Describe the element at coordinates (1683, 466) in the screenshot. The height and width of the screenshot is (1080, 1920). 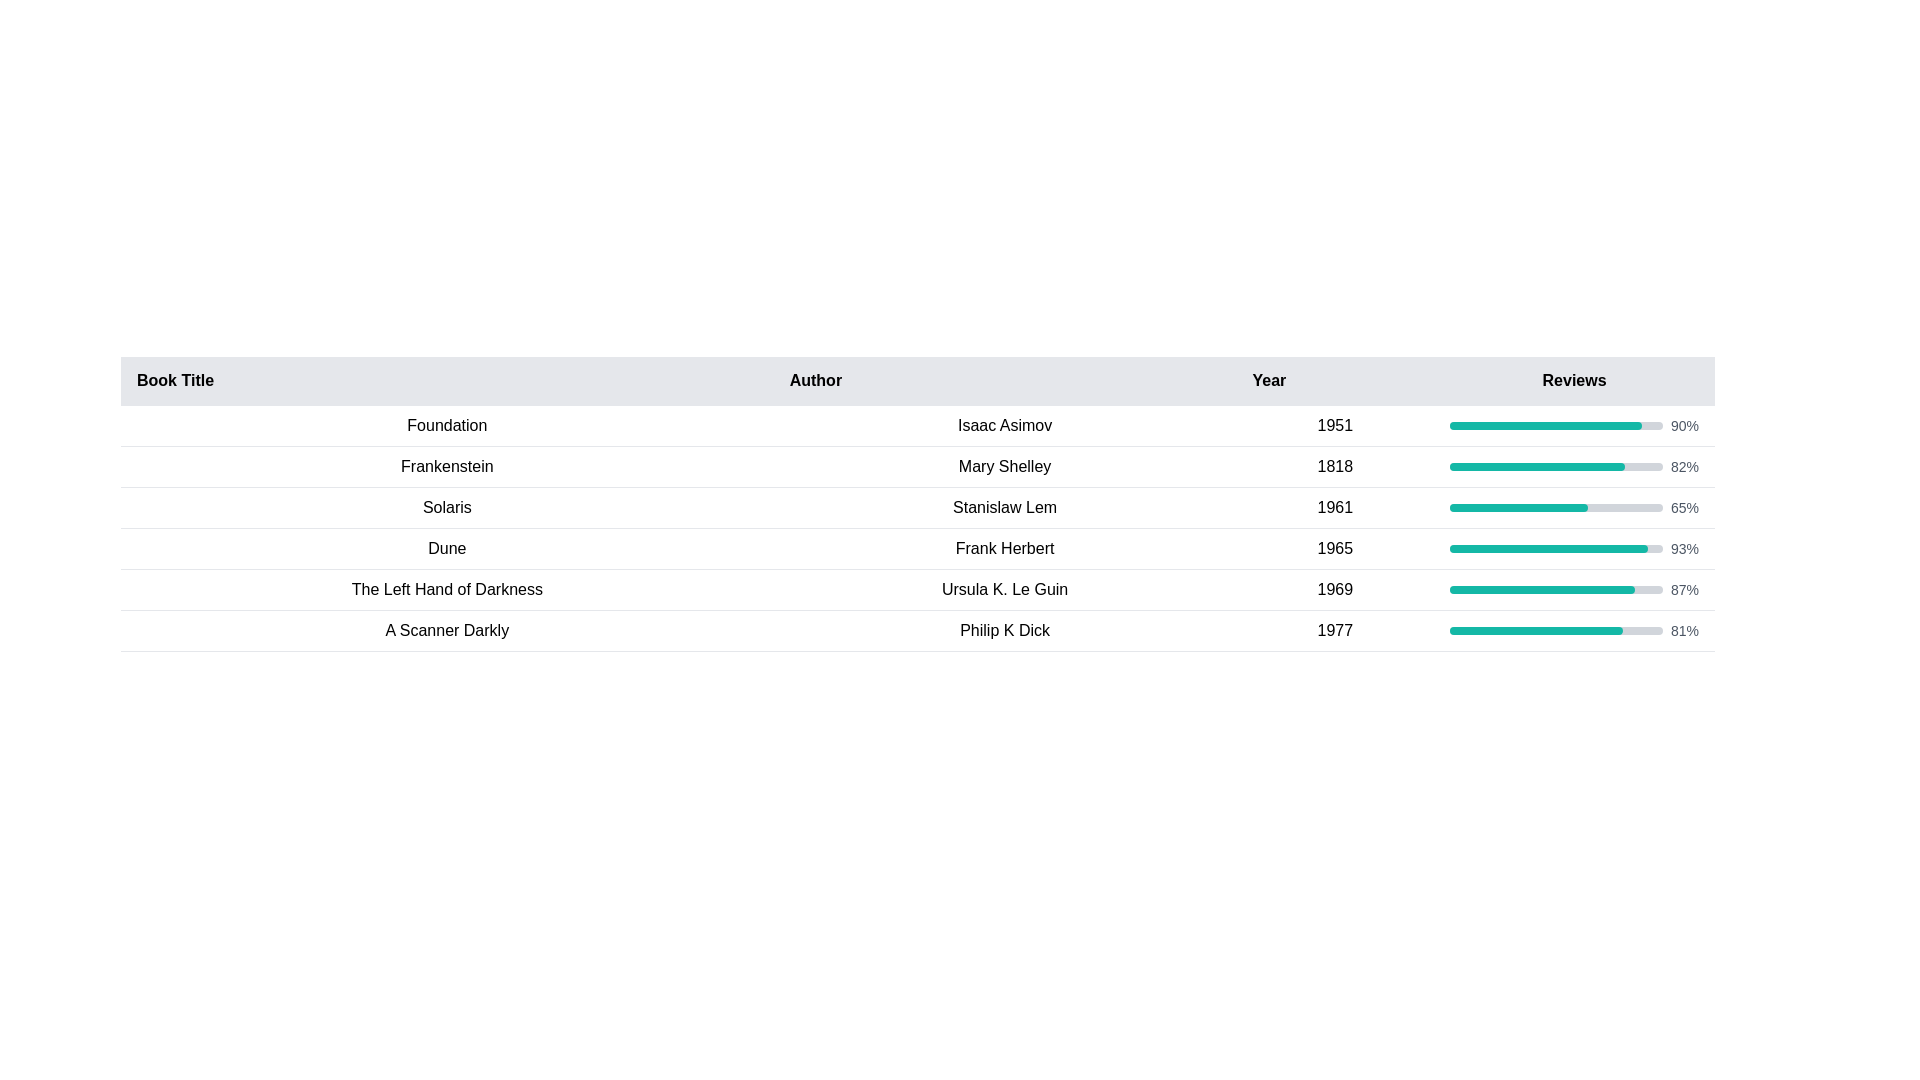
I see `the static text label displaying the percentage for the 'Frankenstein' book under the 'Reviews' column` at that location.